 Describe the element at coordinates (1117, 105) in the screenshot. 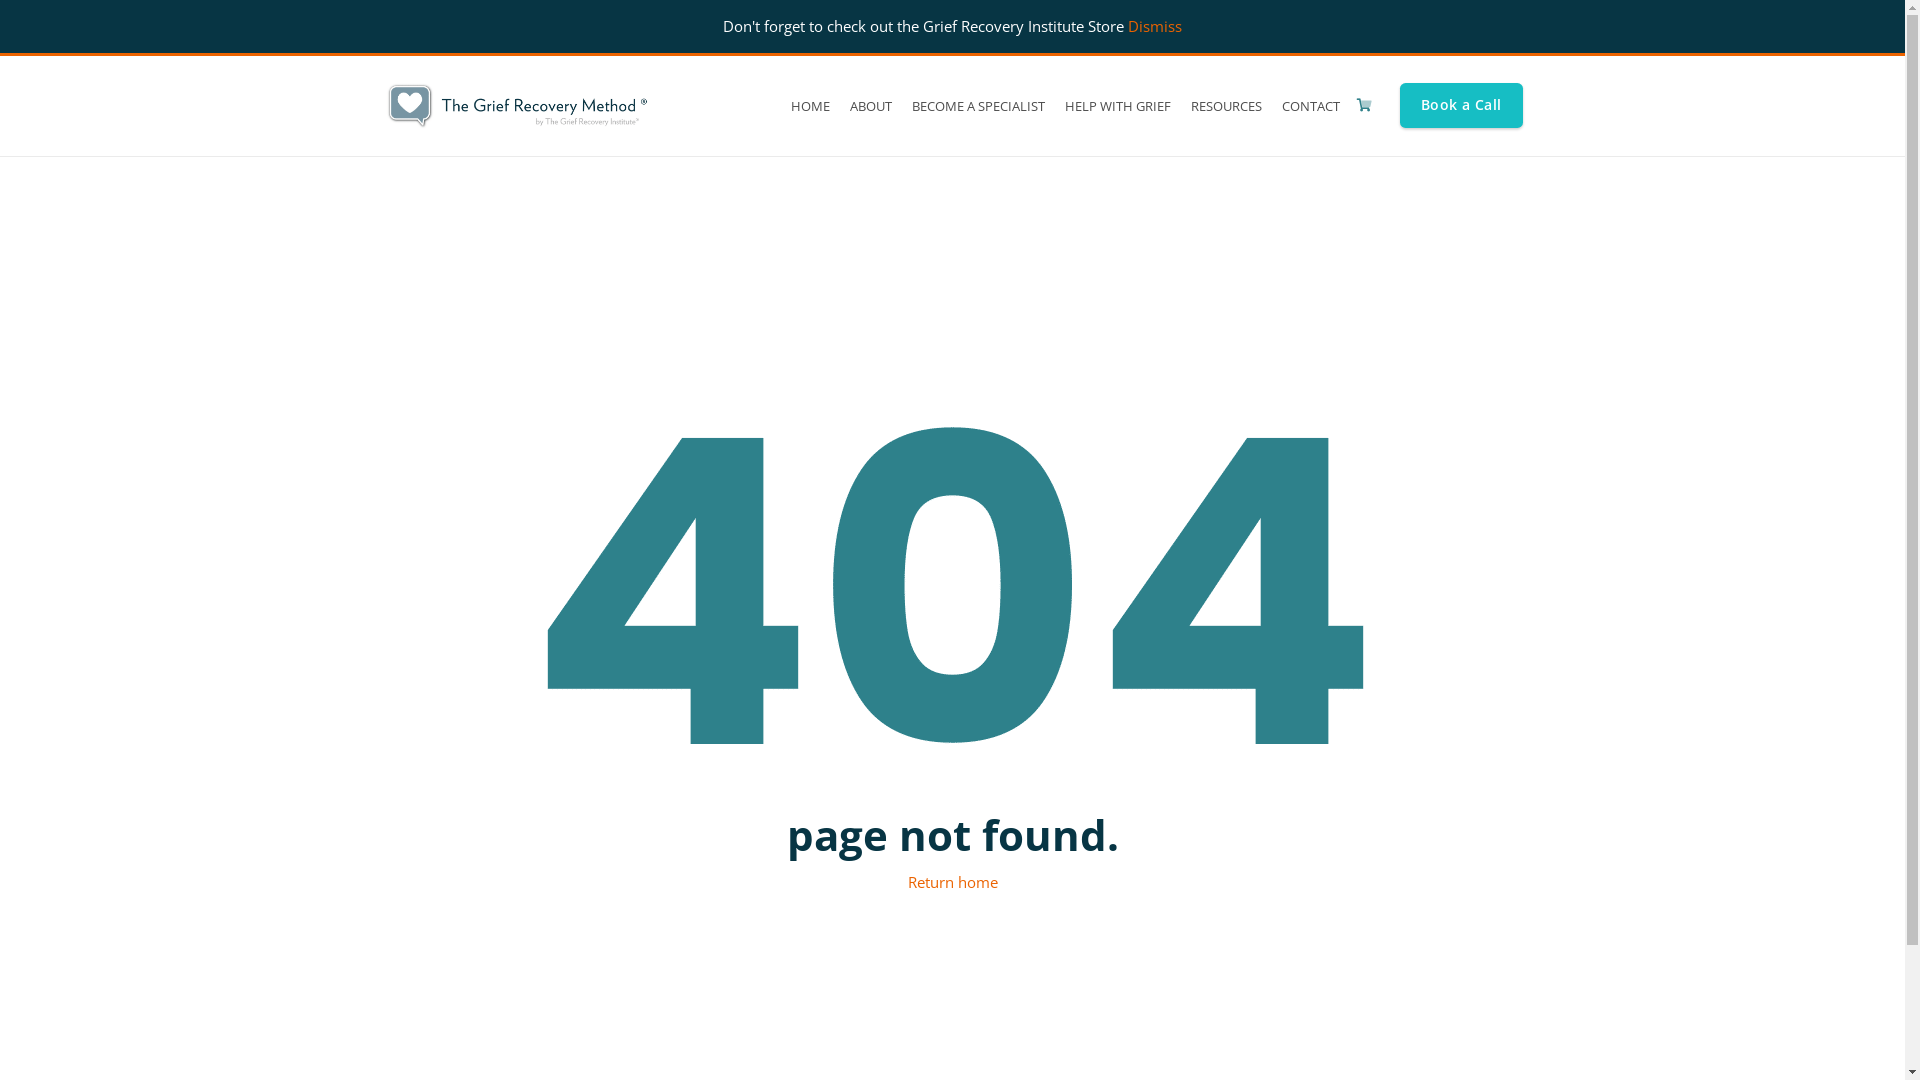

I see `'HELP WITH GRIEF'` at that location.